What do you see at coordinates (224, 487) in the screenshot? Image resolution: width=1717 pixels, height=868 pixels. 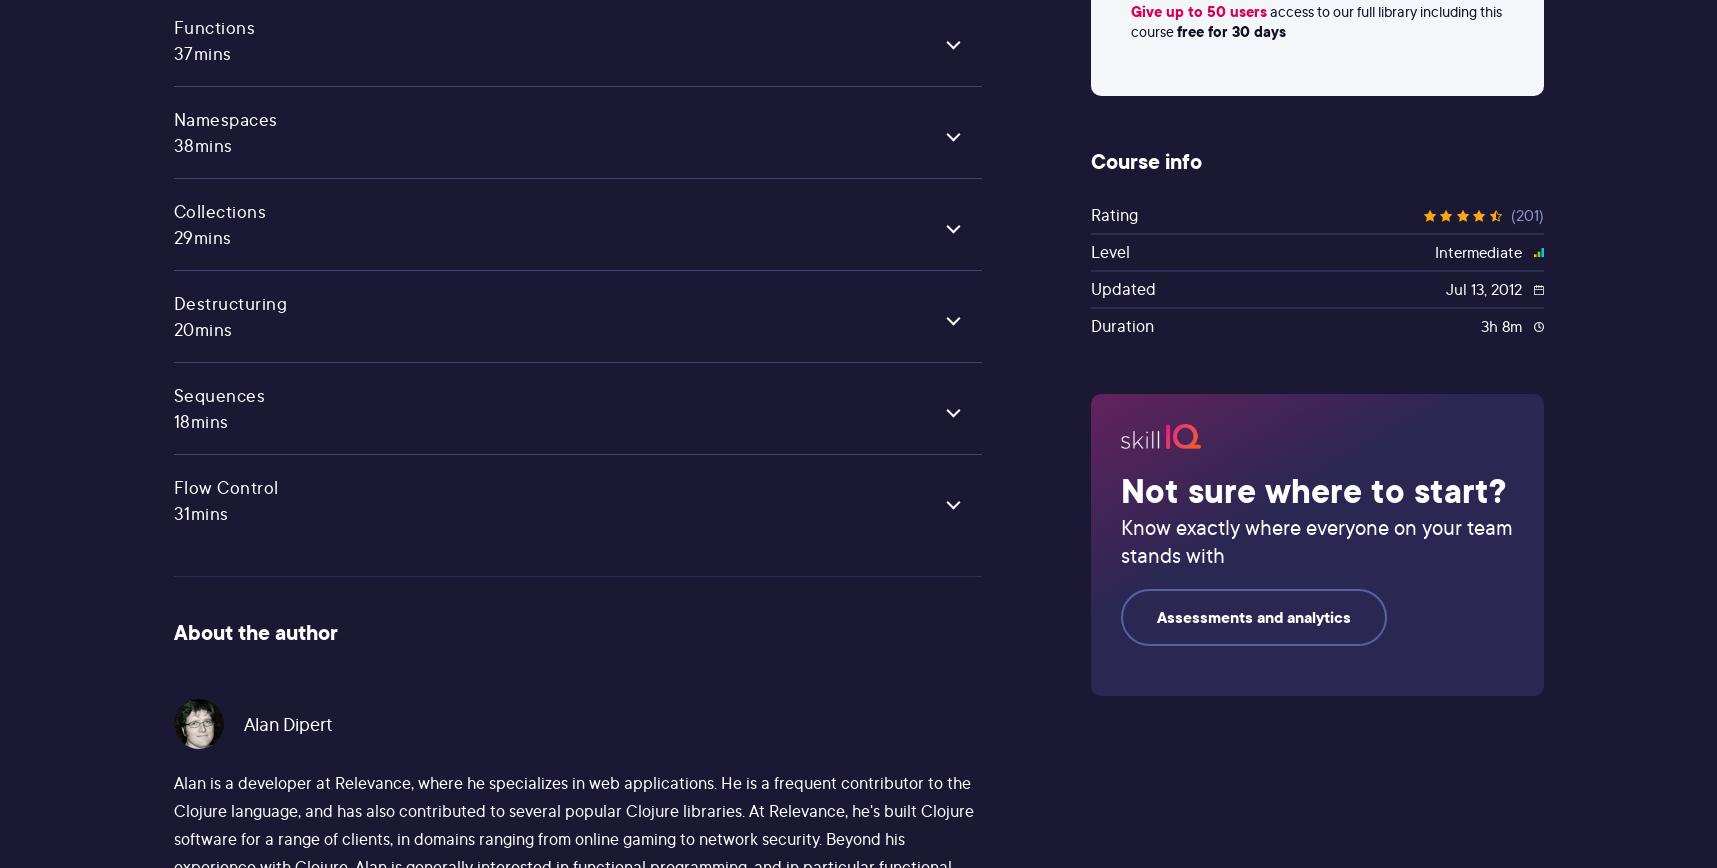 I see `'Flow Control'` at bounding box center [224, 487].